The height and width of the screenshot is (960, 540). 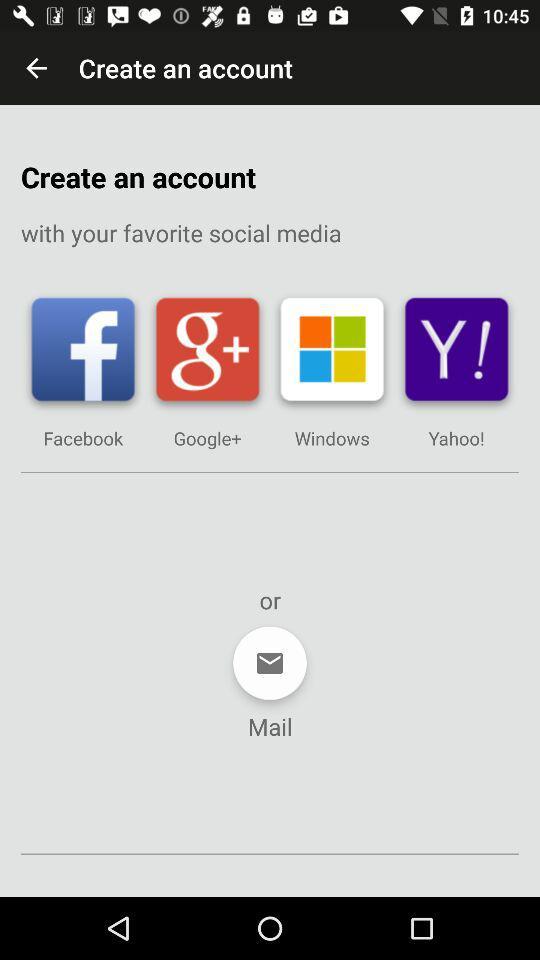 What do you see at coordinates (270, 663) in the screenshot?
I see `icon above mail` at bounding box center [270, 663].